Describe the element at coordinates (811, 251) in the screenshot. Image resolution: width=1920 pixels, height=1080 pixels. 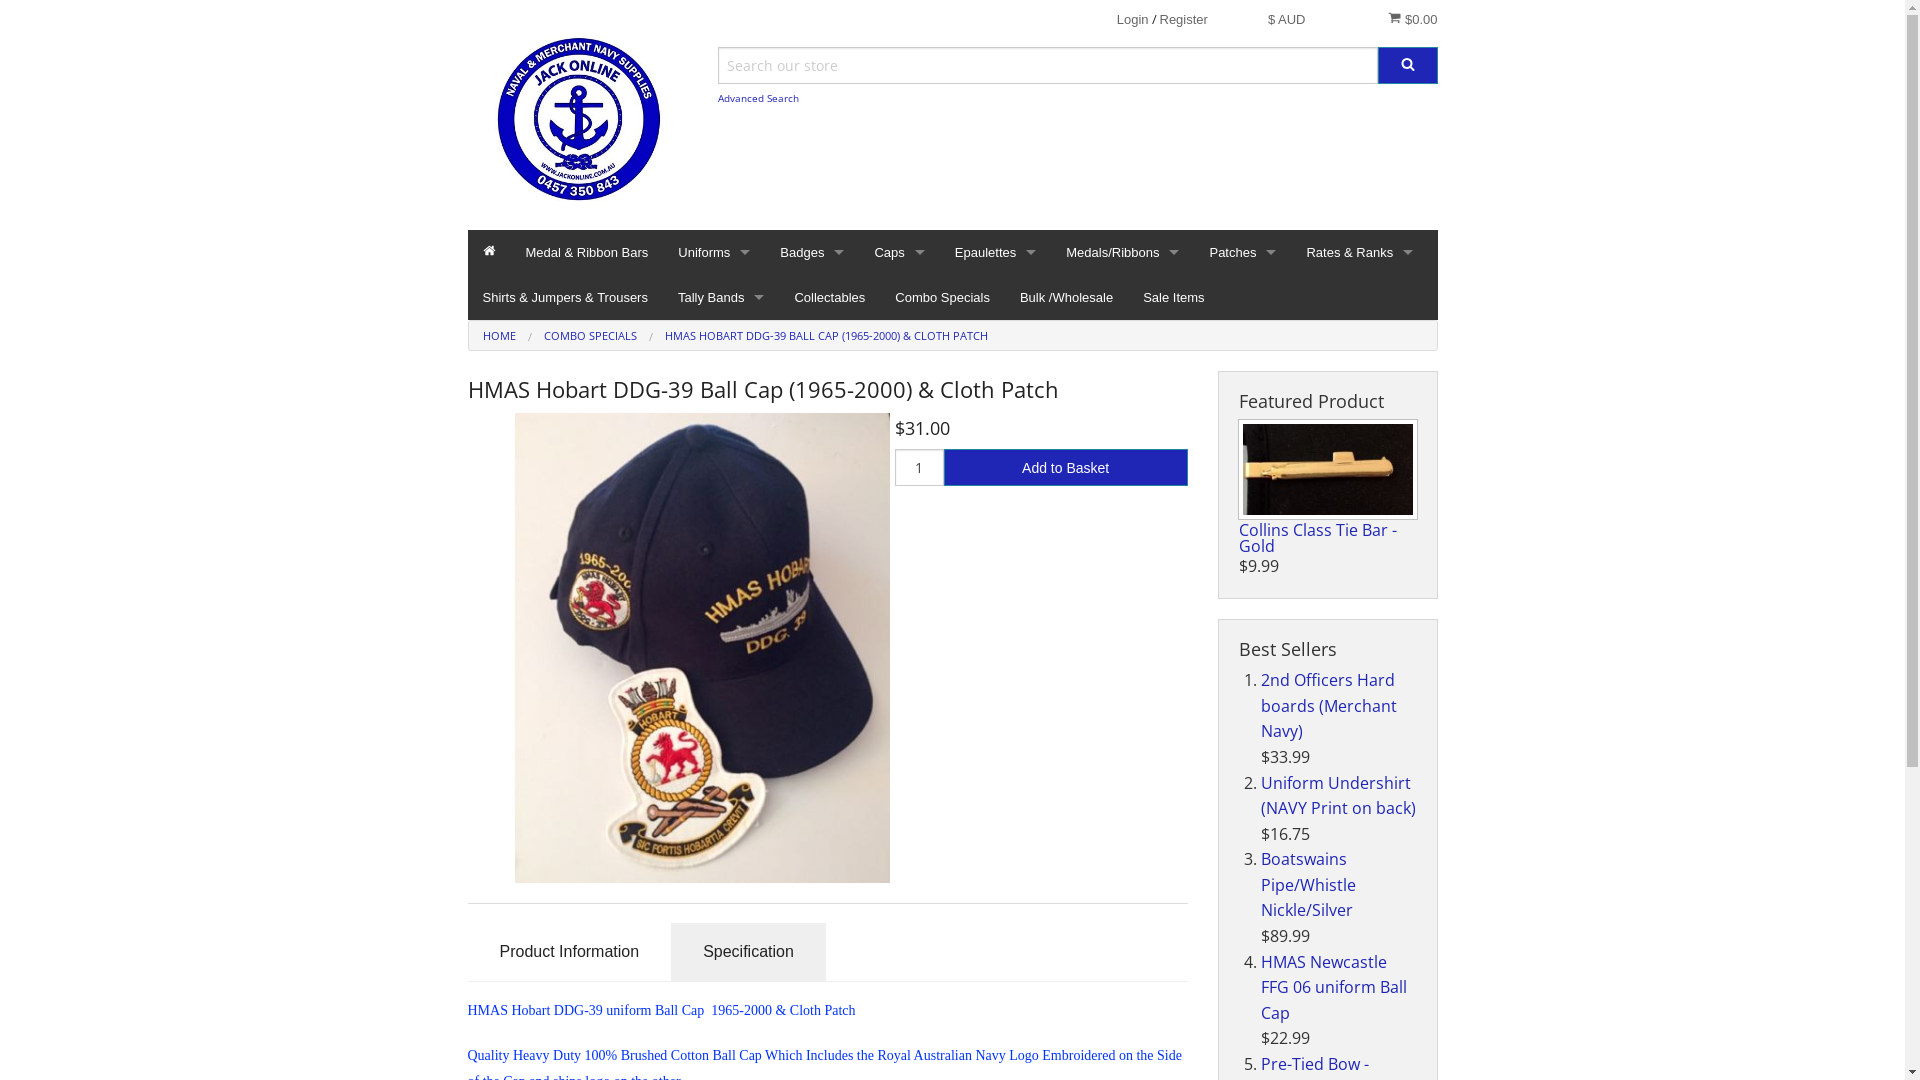
I see `'Badges'` at that location.